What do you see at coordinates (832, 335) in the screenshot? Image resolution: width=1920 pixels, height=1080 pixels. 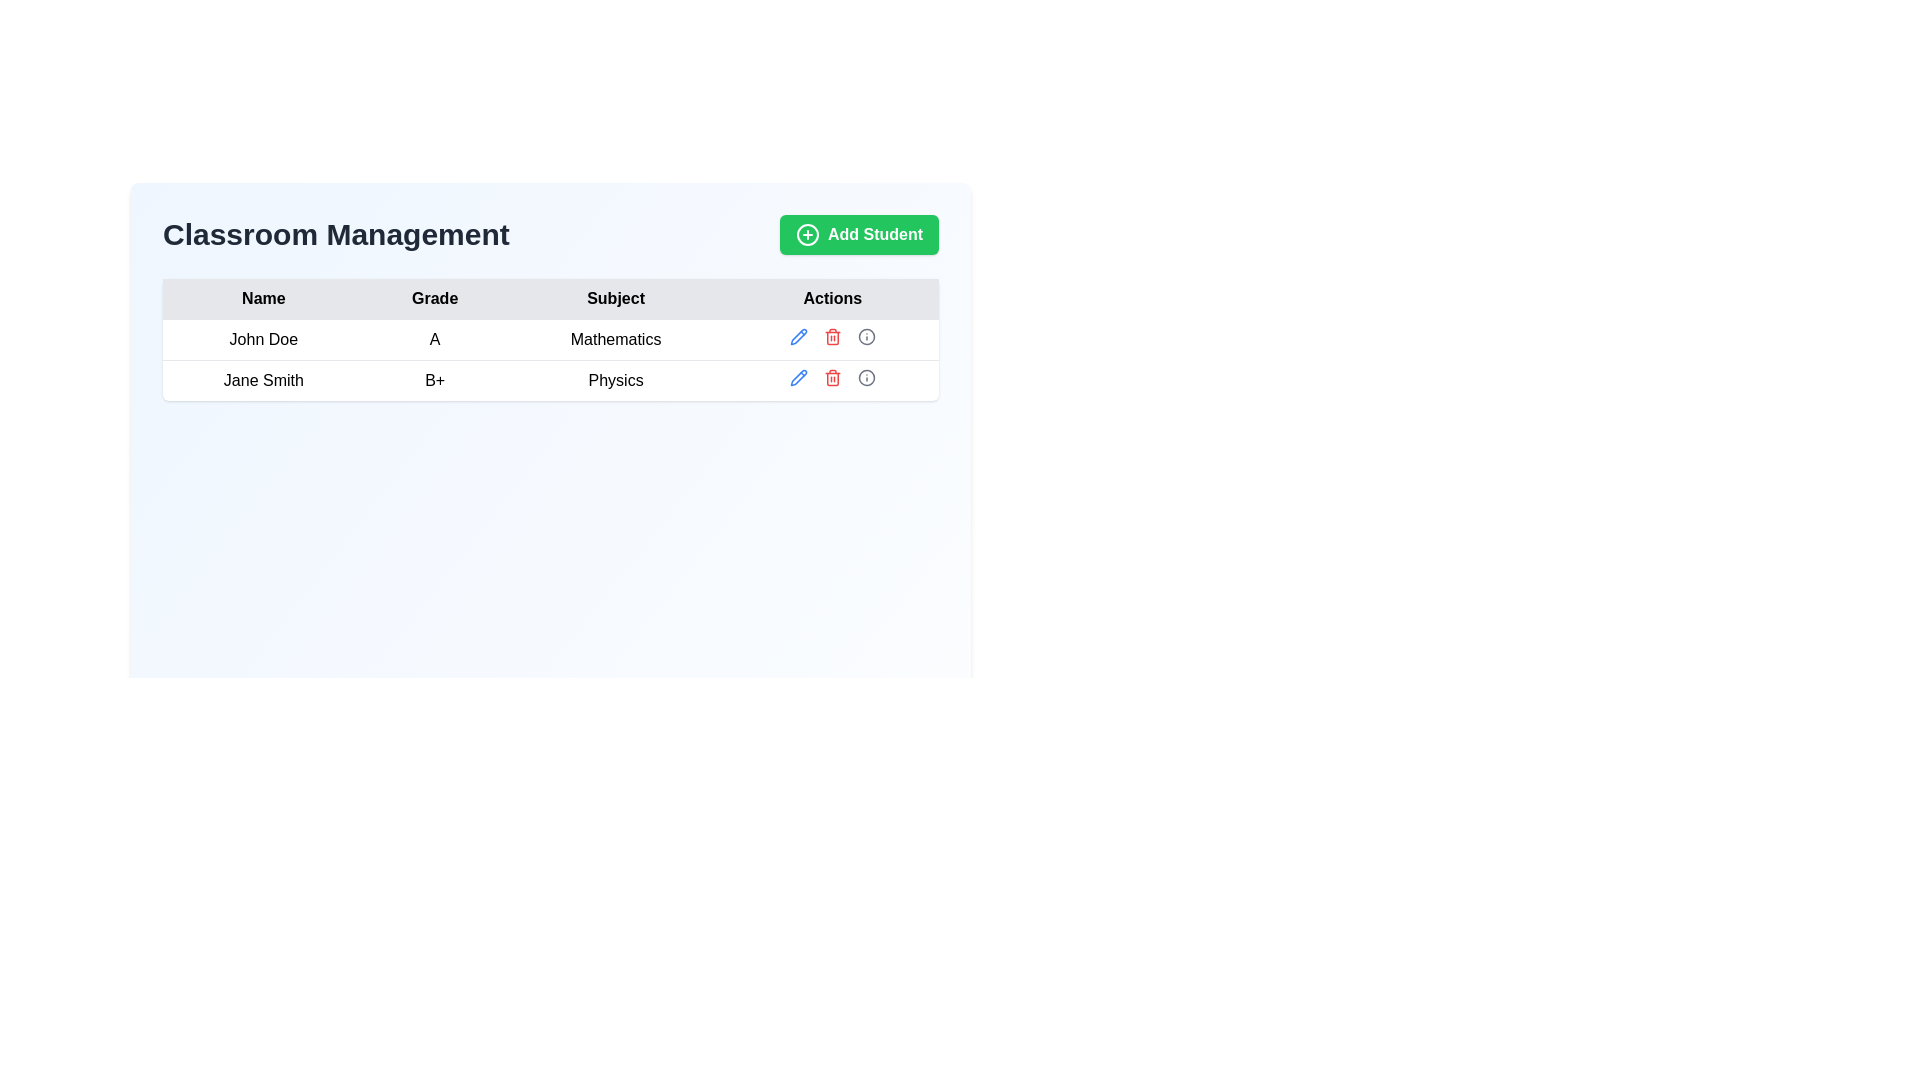 I see `the 'Delete' icon in the Row action controls for the row containing student 'John Doe' in the fourth column of the table` at bounding box center [832, 335].